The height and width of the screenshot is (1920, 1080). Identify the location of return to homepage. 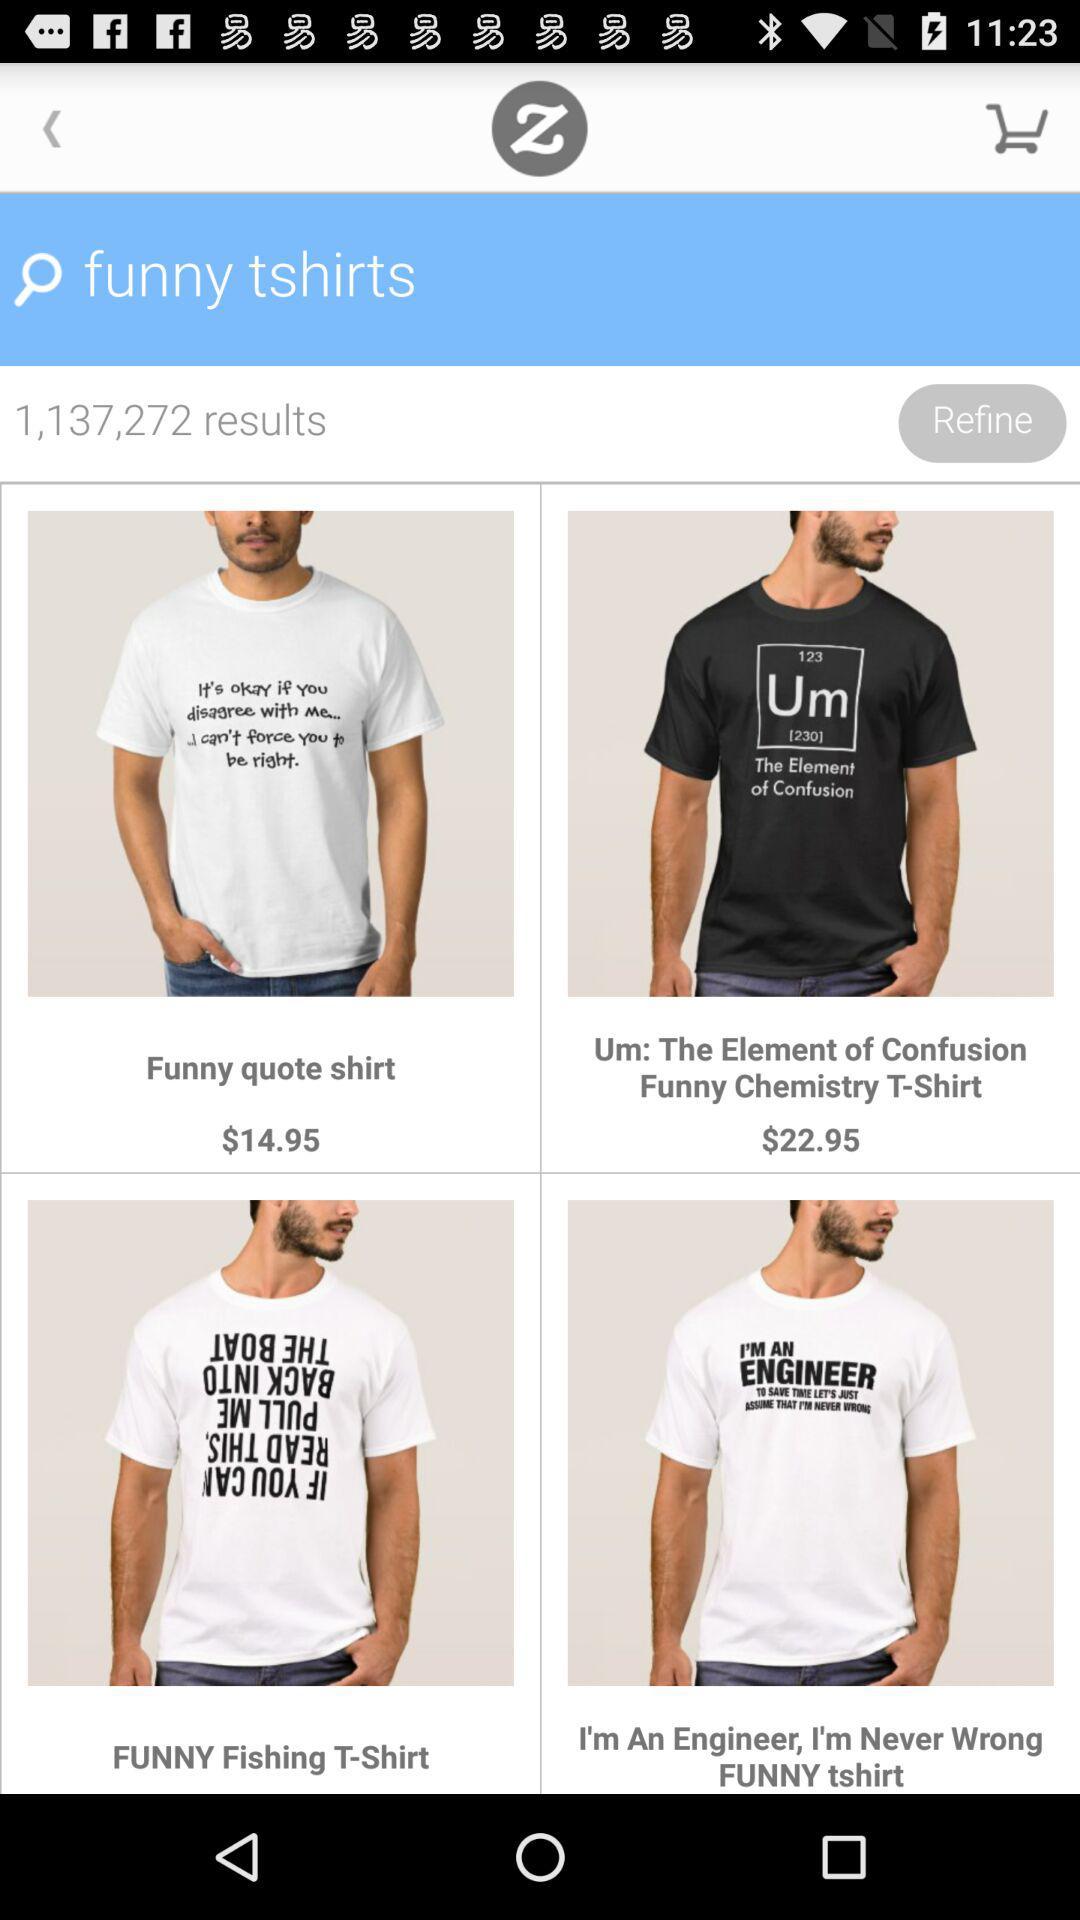
(538, 127).